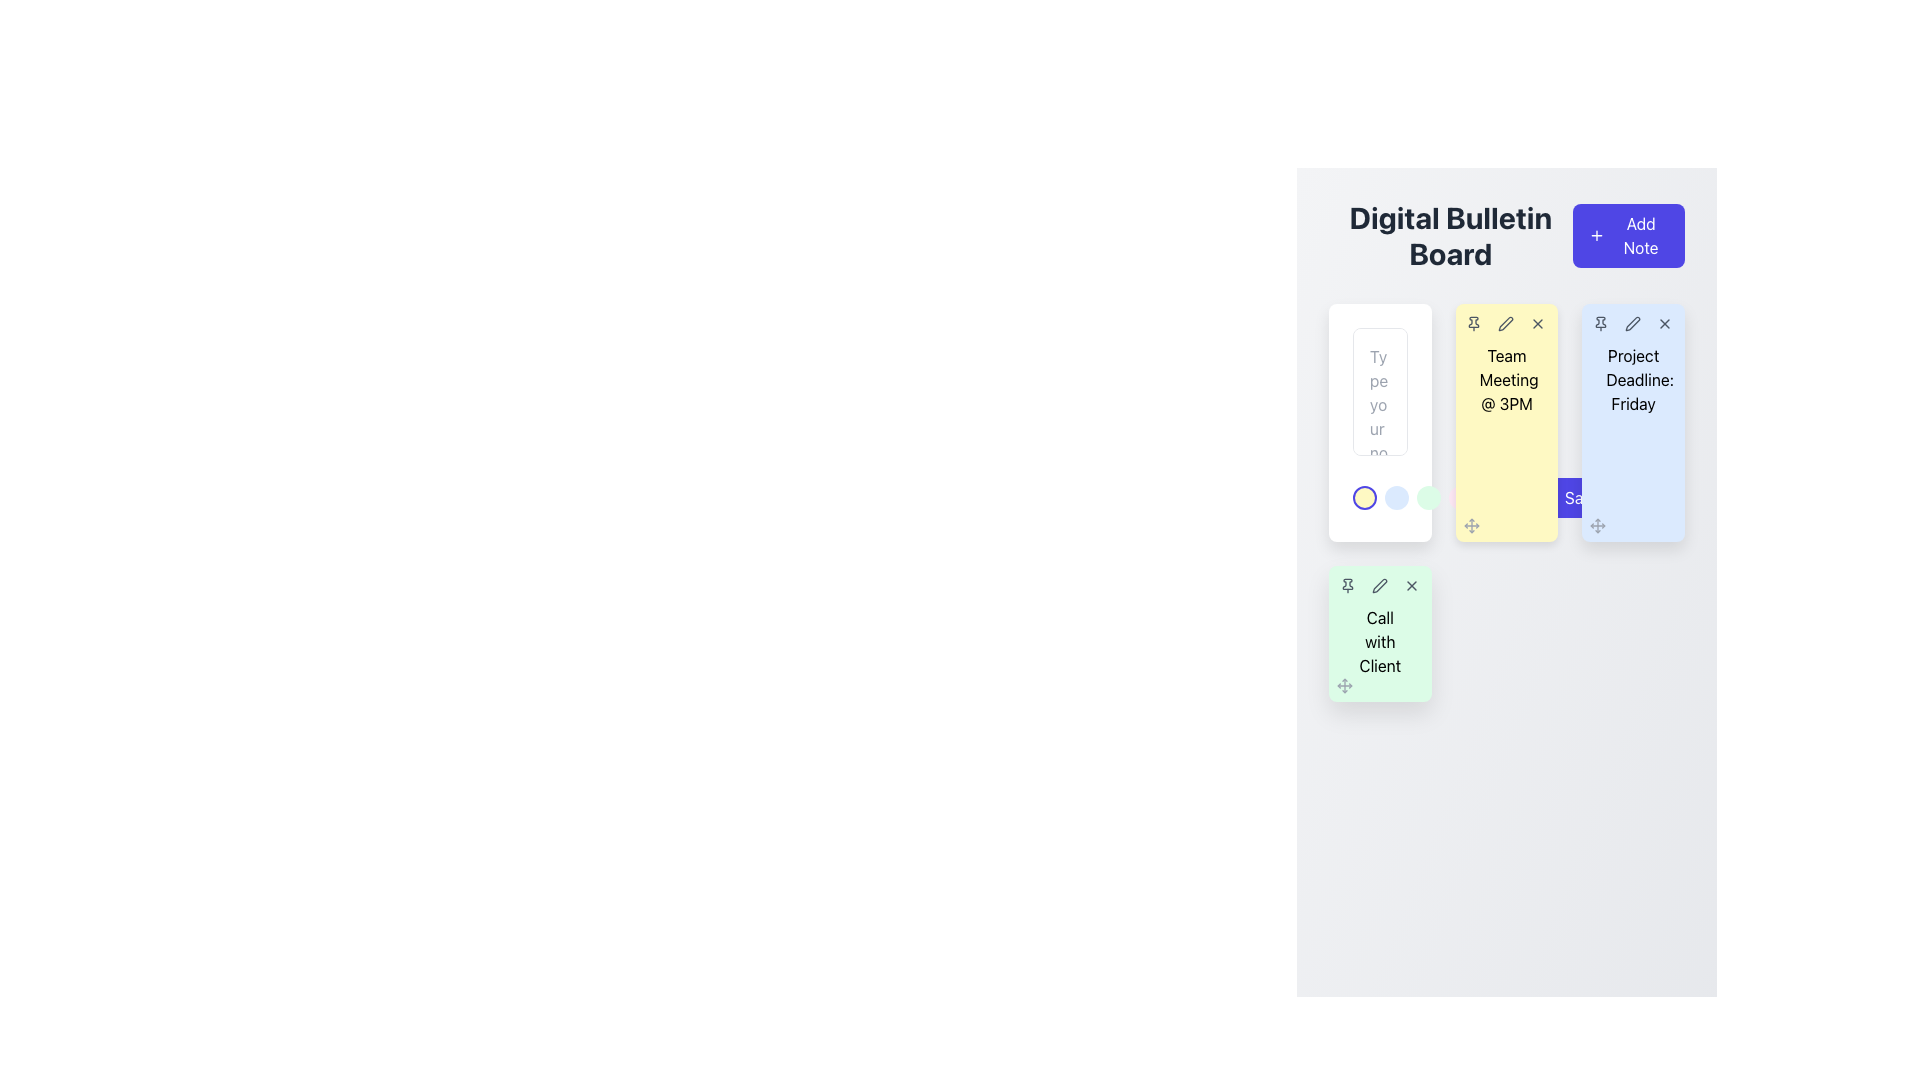 The width and height of the screenshot is (1920, 1080). What do you see at coordinates (1507, 380) in the screenshot?
I see `the text label displaying 'Team Meeting @ 3PM' which is prominently placed on a light yellow card in the notes board layout` at bounding box center [1507, 380].